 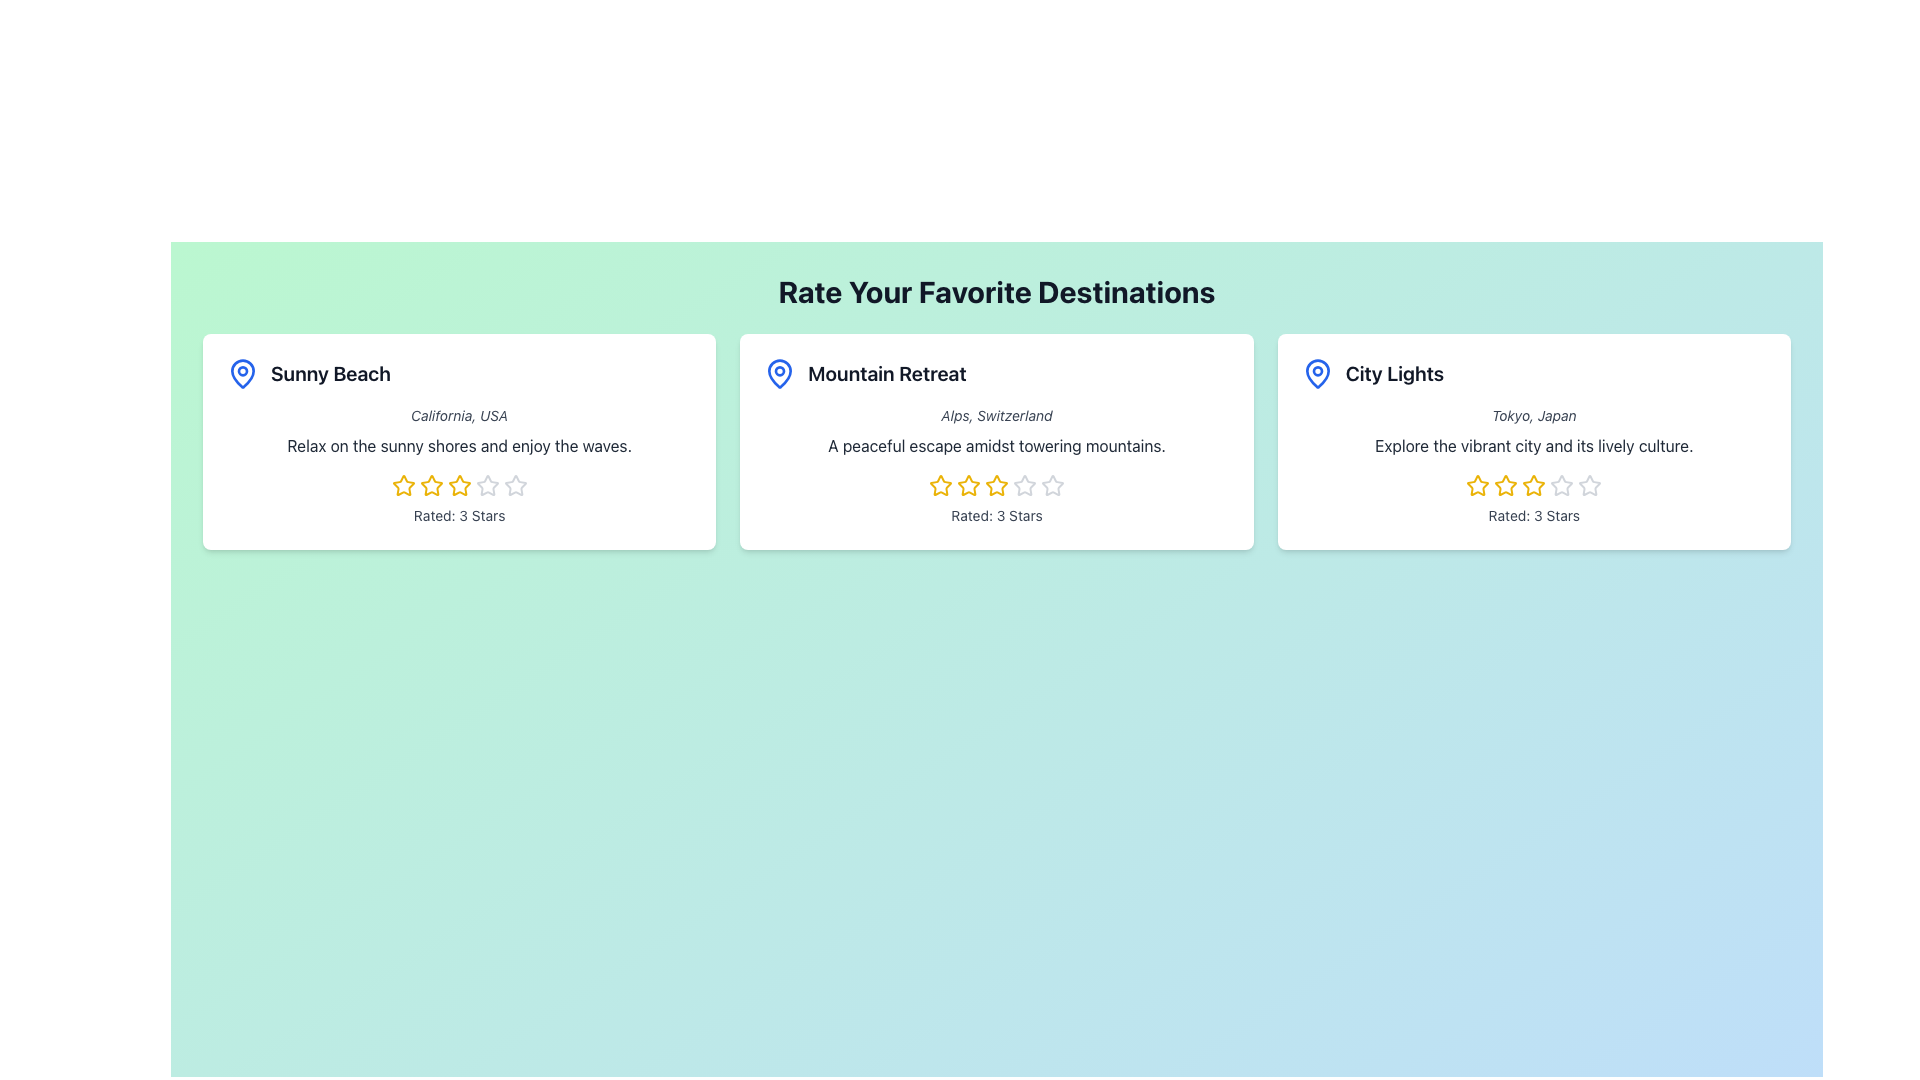 What do you see at coordinates (1478, 485) in the screenshot?
I see `the first yellow star icon in the 5-star rating system under the 'City Lights' card to rate it` at bounding box center [1478, 485].